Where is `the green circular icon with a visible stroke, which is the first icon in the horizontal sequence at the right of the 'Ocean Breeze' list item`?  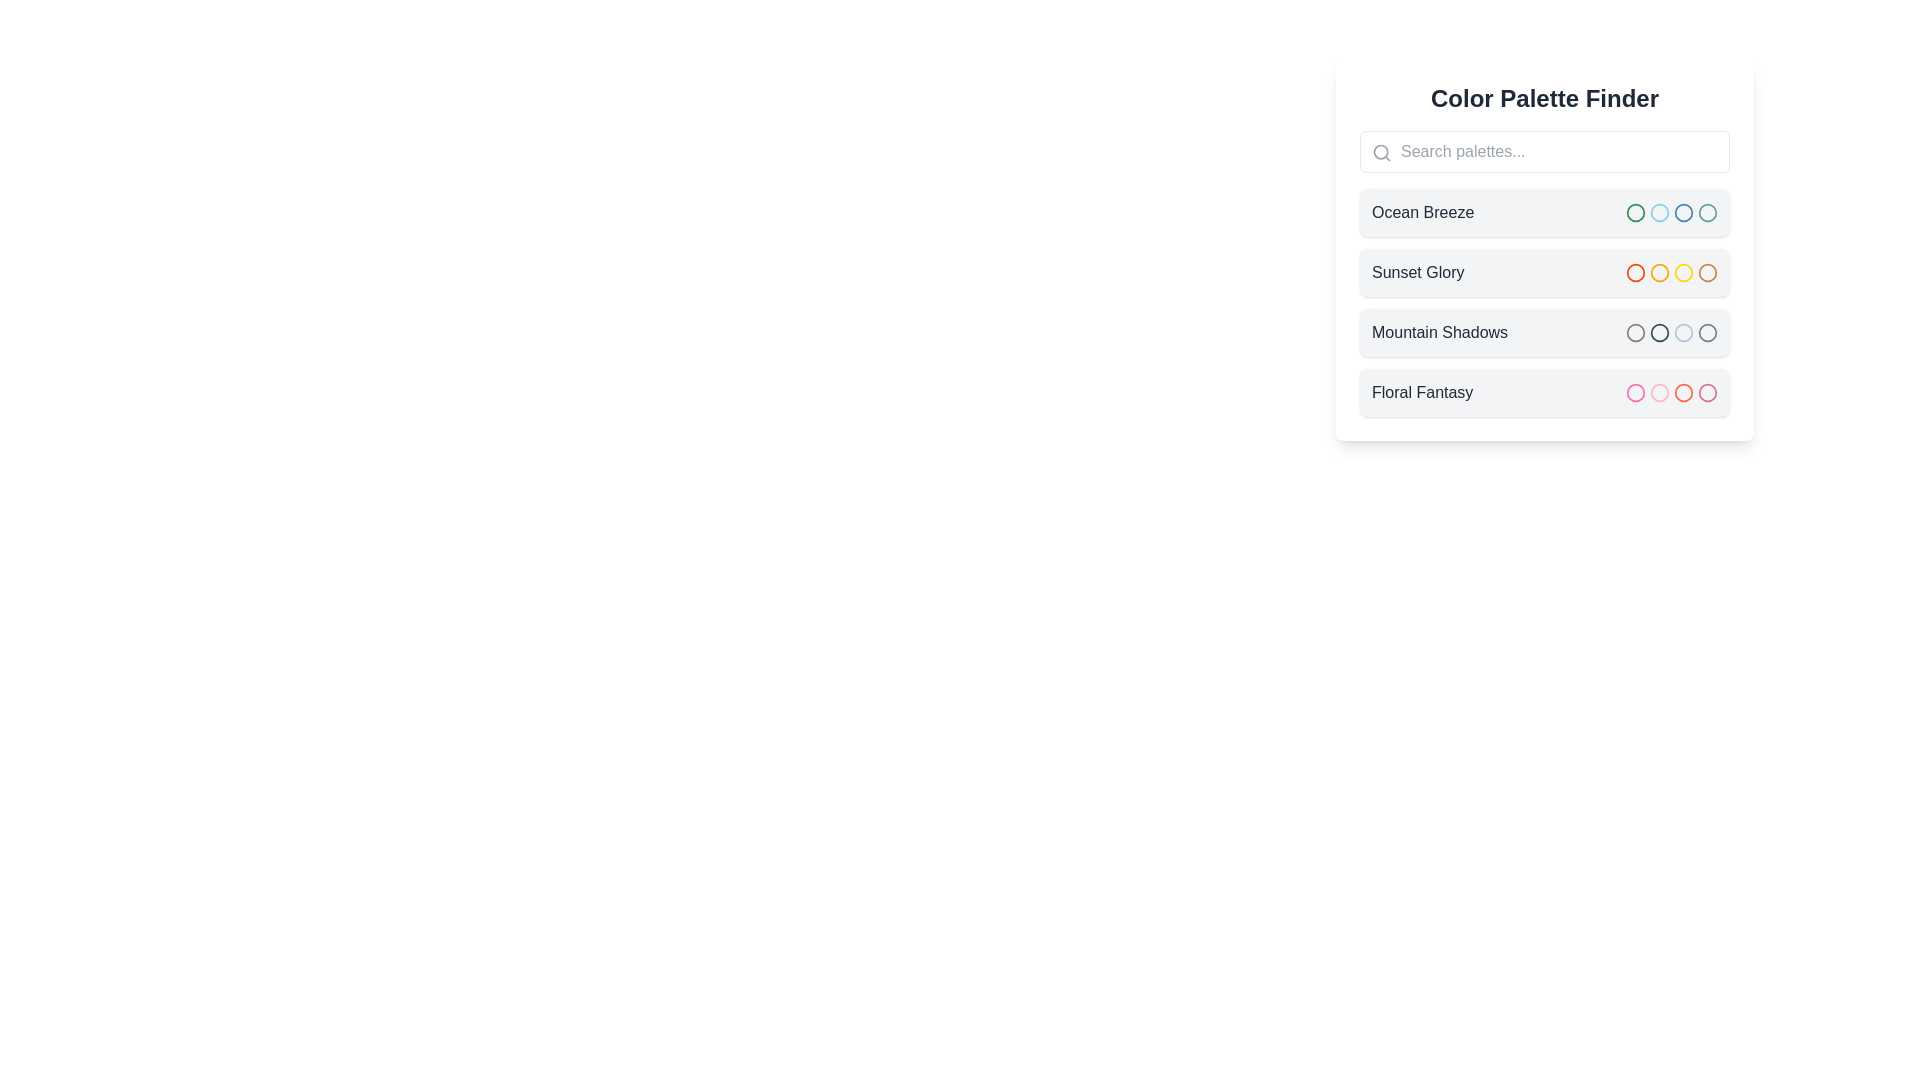
the green circular icon with a visible stroke, which is the first icon in the horizontal sequence at the right of the 'Ocean Breeze' list item is located at coordinates (1636, 212).